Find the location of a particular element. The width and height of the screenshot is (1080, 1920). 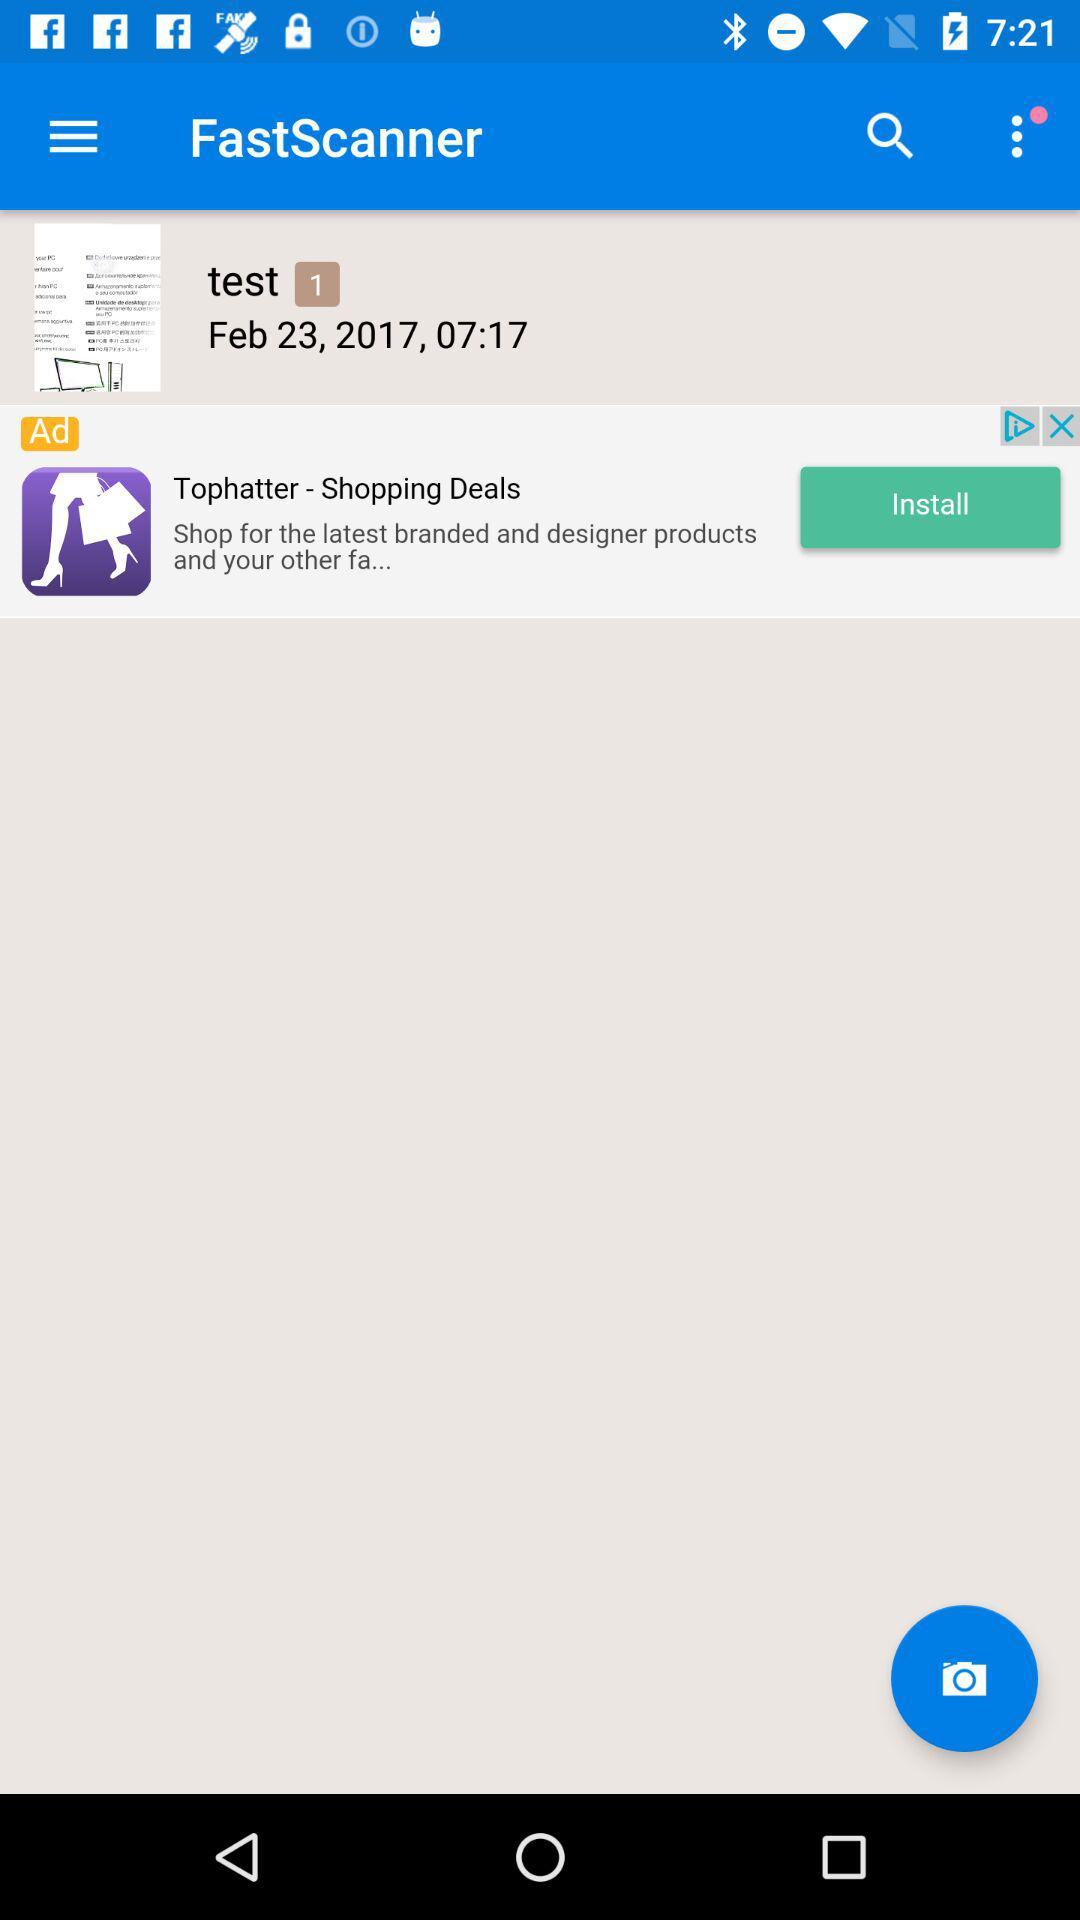

install page is located at coordinates (540, 511).